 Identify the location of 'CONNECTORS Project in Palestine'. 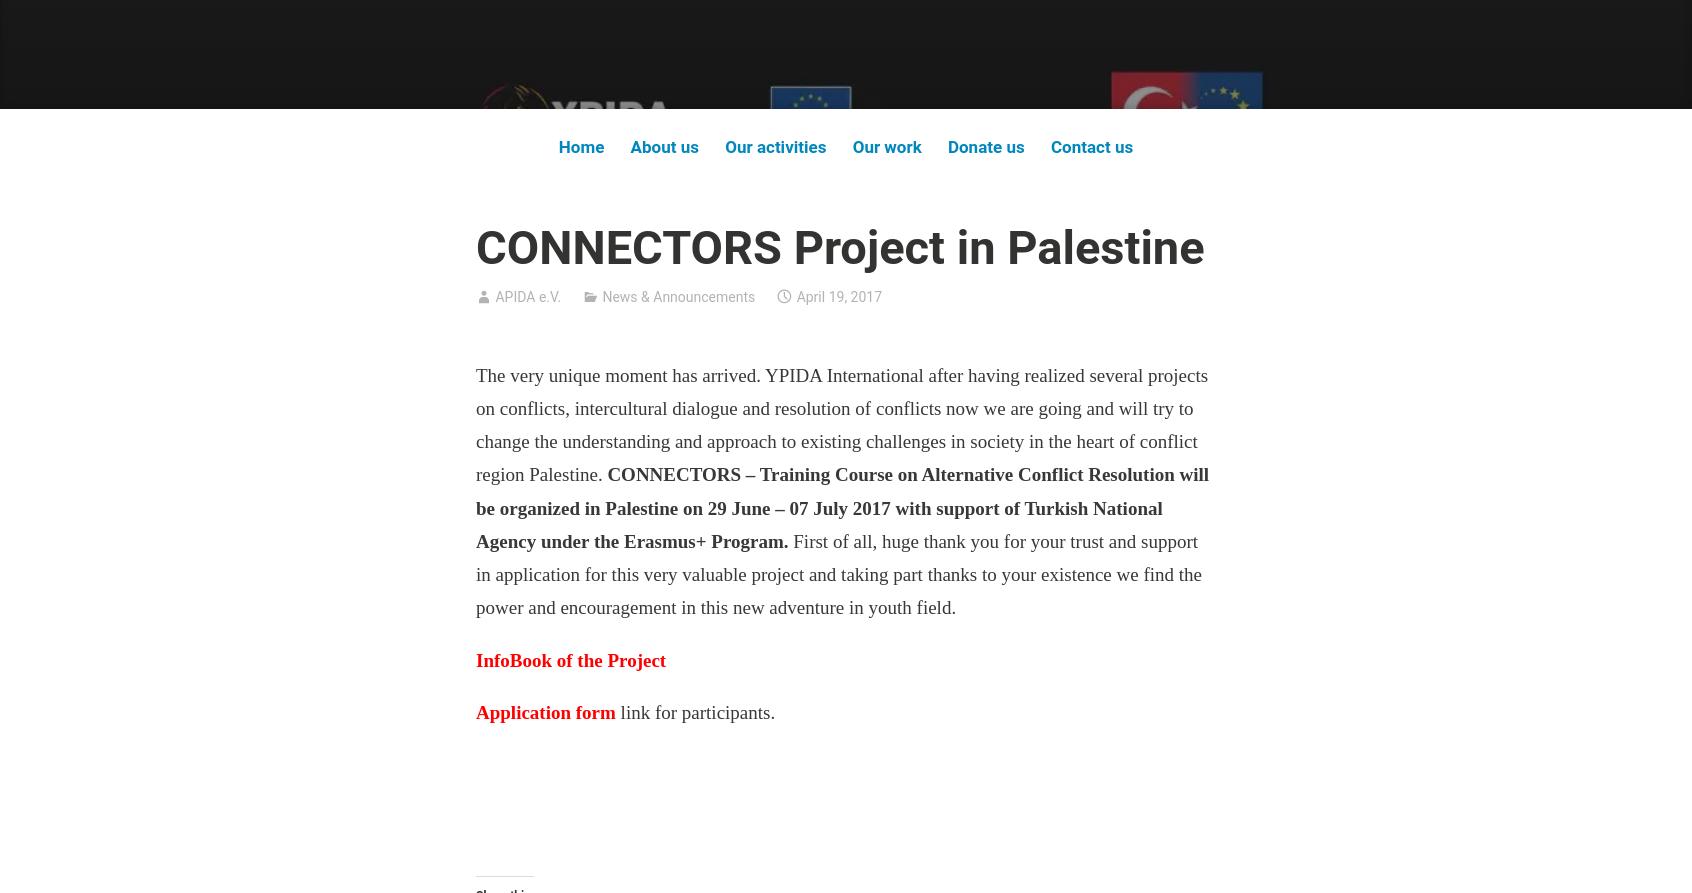
(840, 245).